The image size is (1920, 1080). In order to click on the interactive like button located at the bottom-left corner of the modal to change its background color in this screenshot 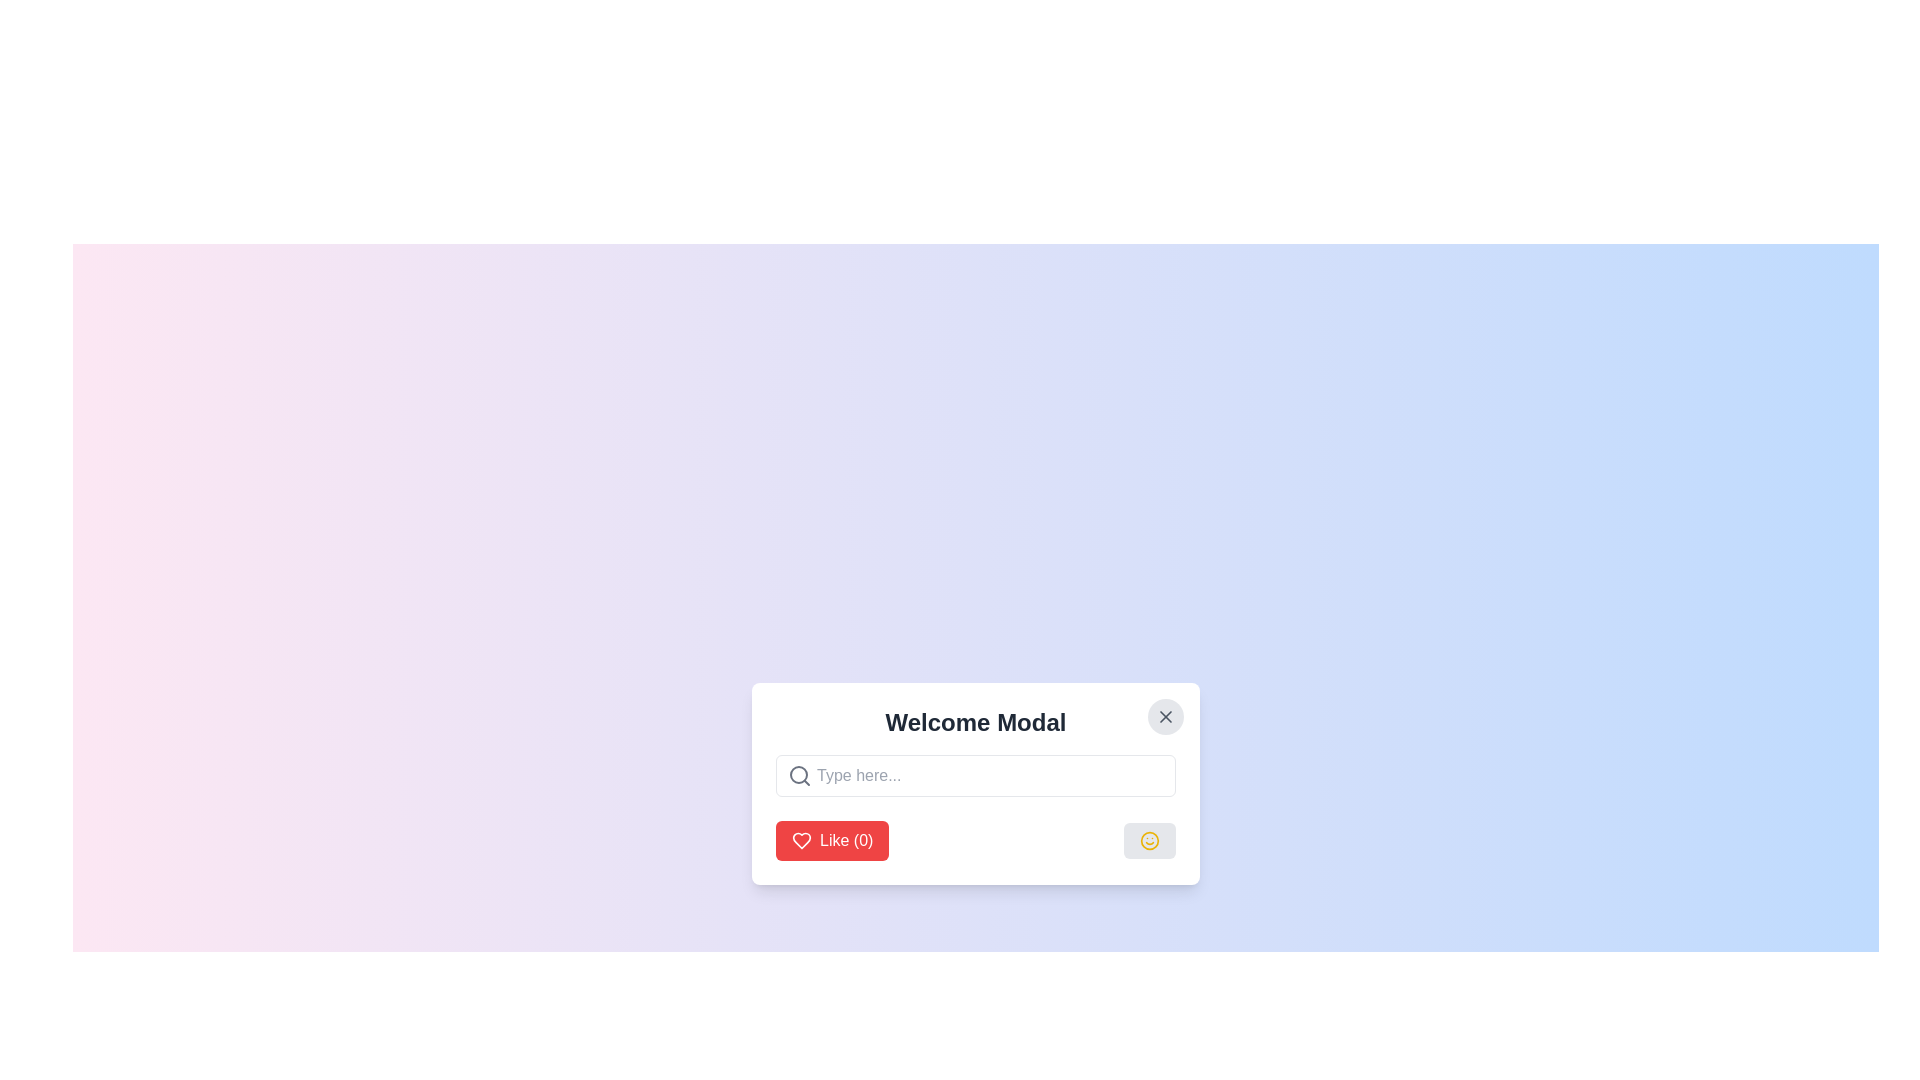, I will do `click(832, 840)`.